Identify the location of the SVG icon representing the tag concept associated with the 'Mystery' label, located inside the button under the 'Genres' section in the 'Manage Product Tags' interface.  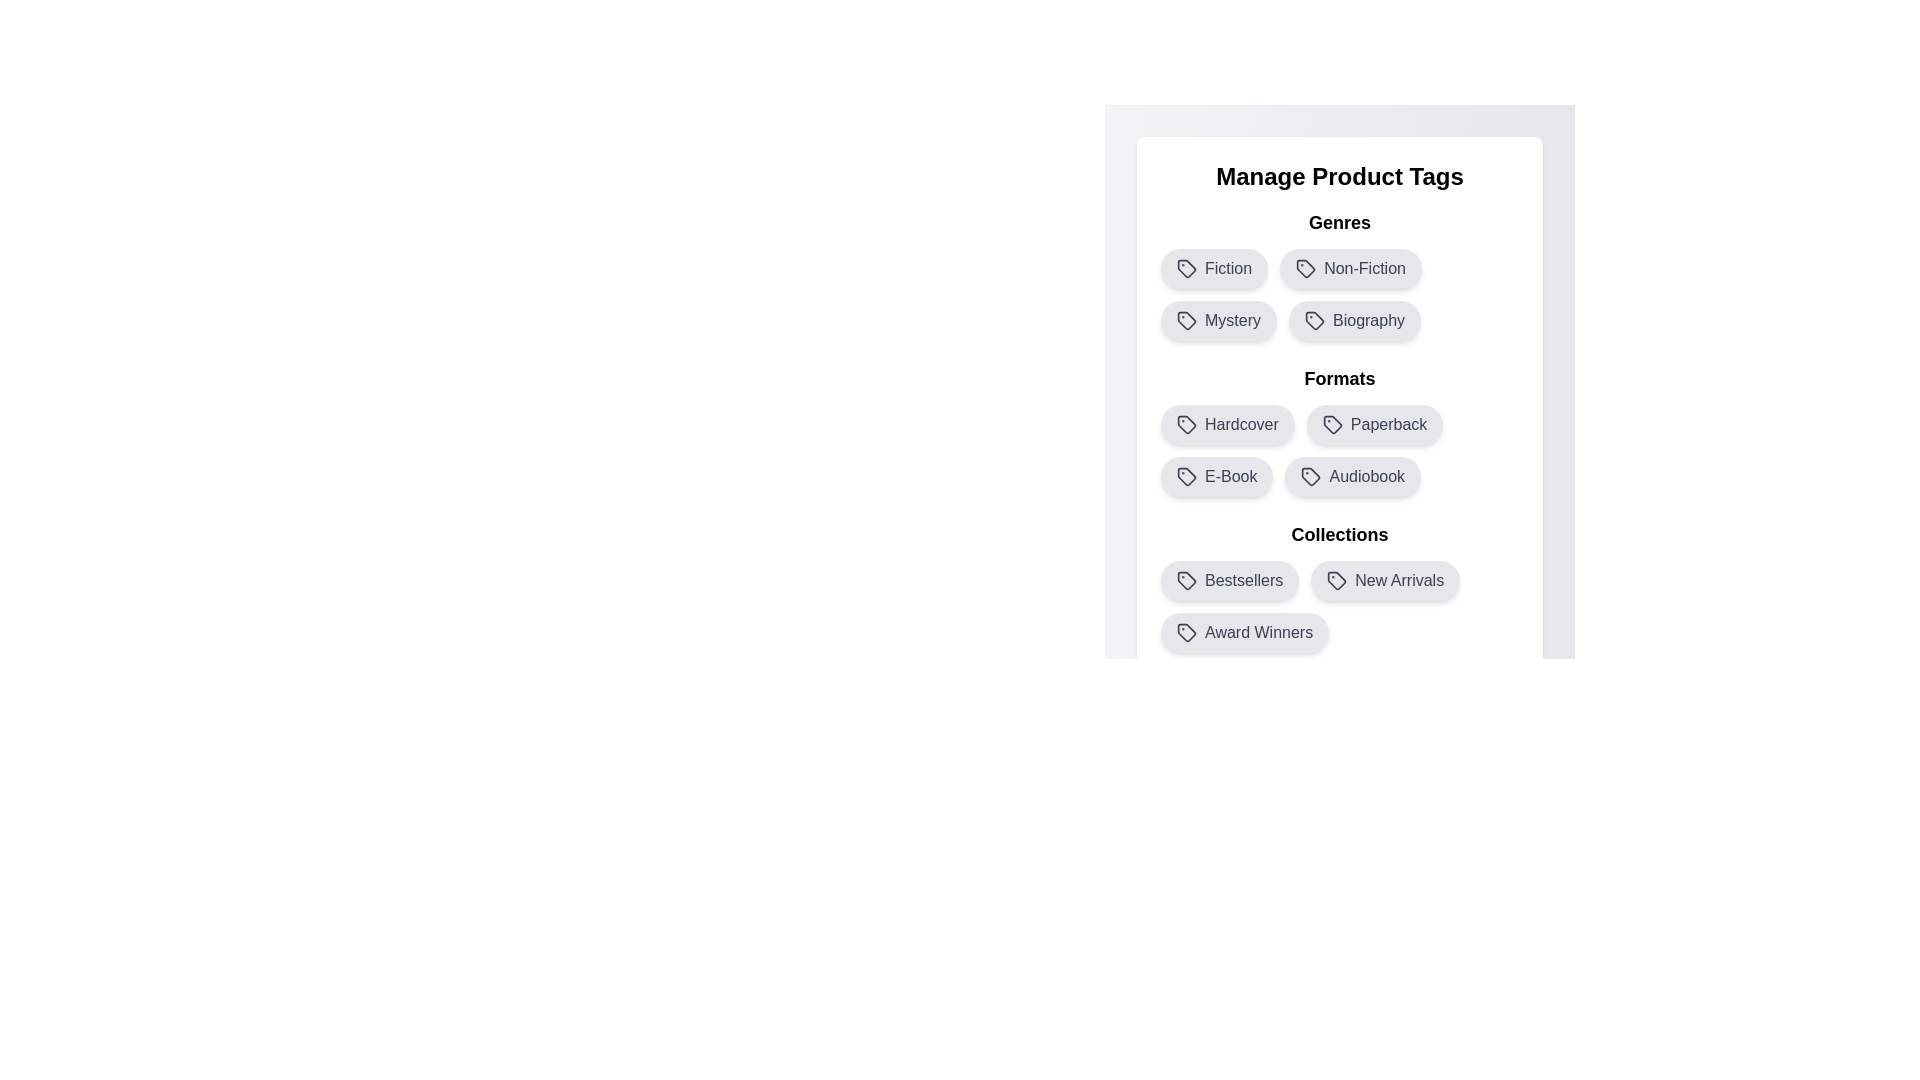
(1186, 319).